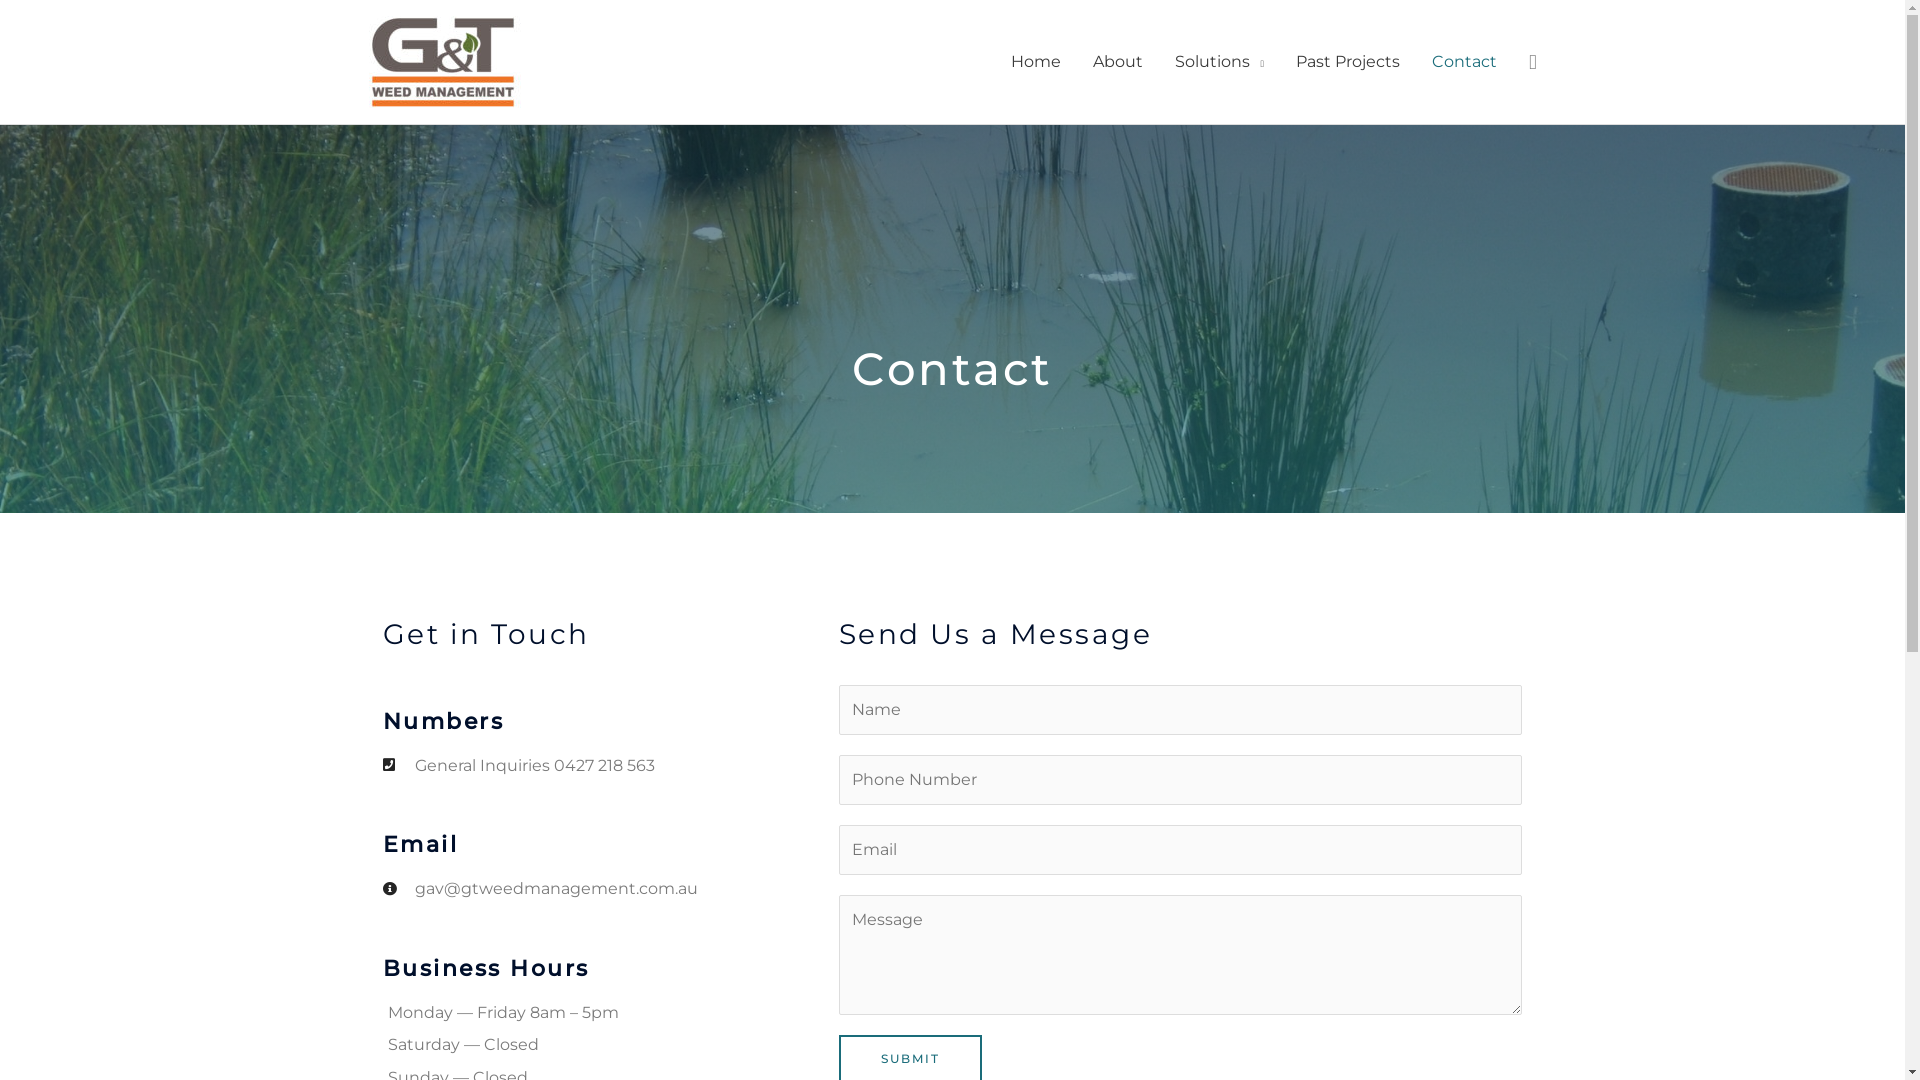  Describe the element at coordinates (1117, 60) in the screenshot. I see `'About'` at that location.